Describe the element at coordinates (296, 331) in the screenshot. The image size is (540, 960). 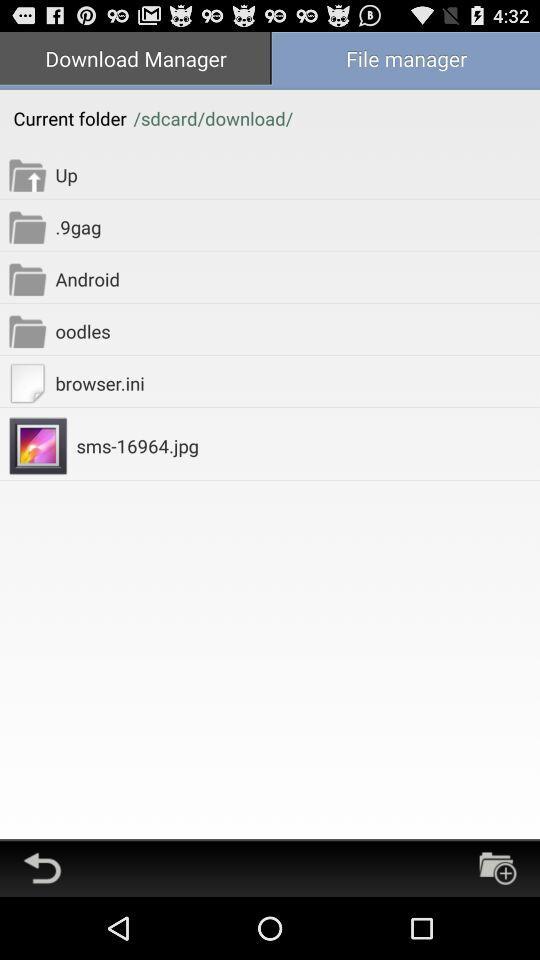
I see `item below android` at that location.